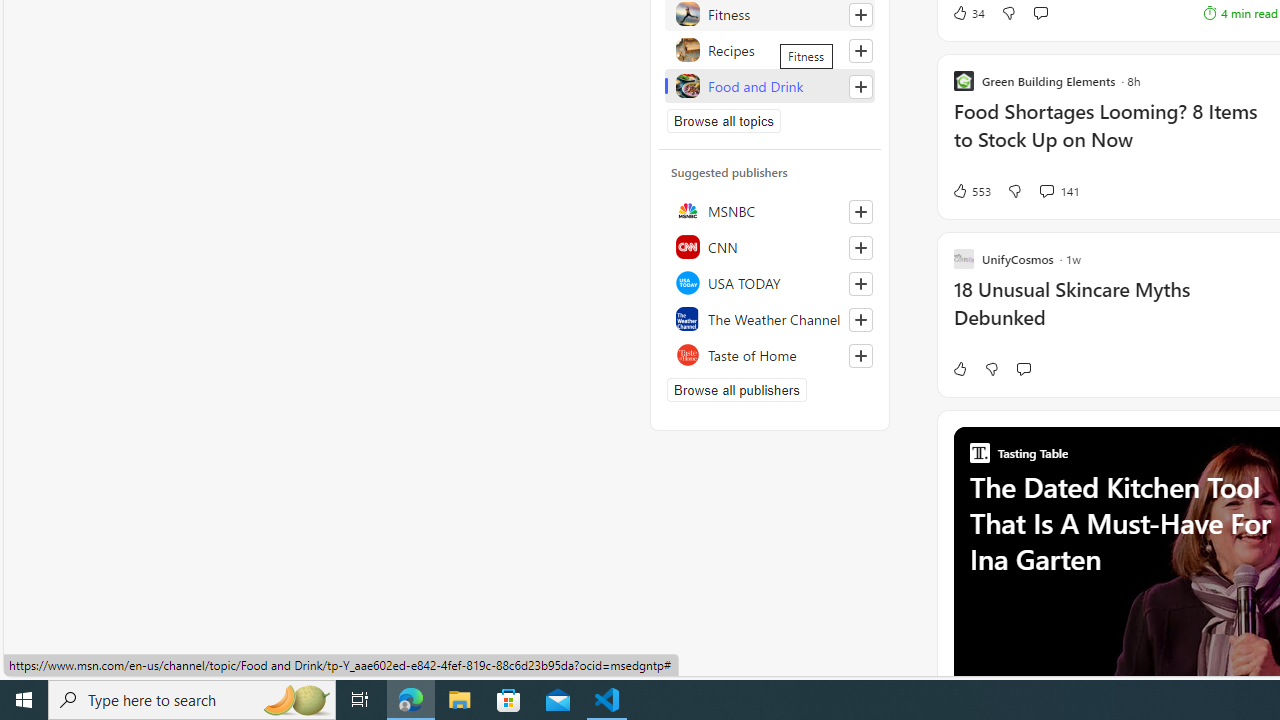 The width and height of the screenshot is (1280, 720). I want to click on 'Food and Drink', so click(769, 85).